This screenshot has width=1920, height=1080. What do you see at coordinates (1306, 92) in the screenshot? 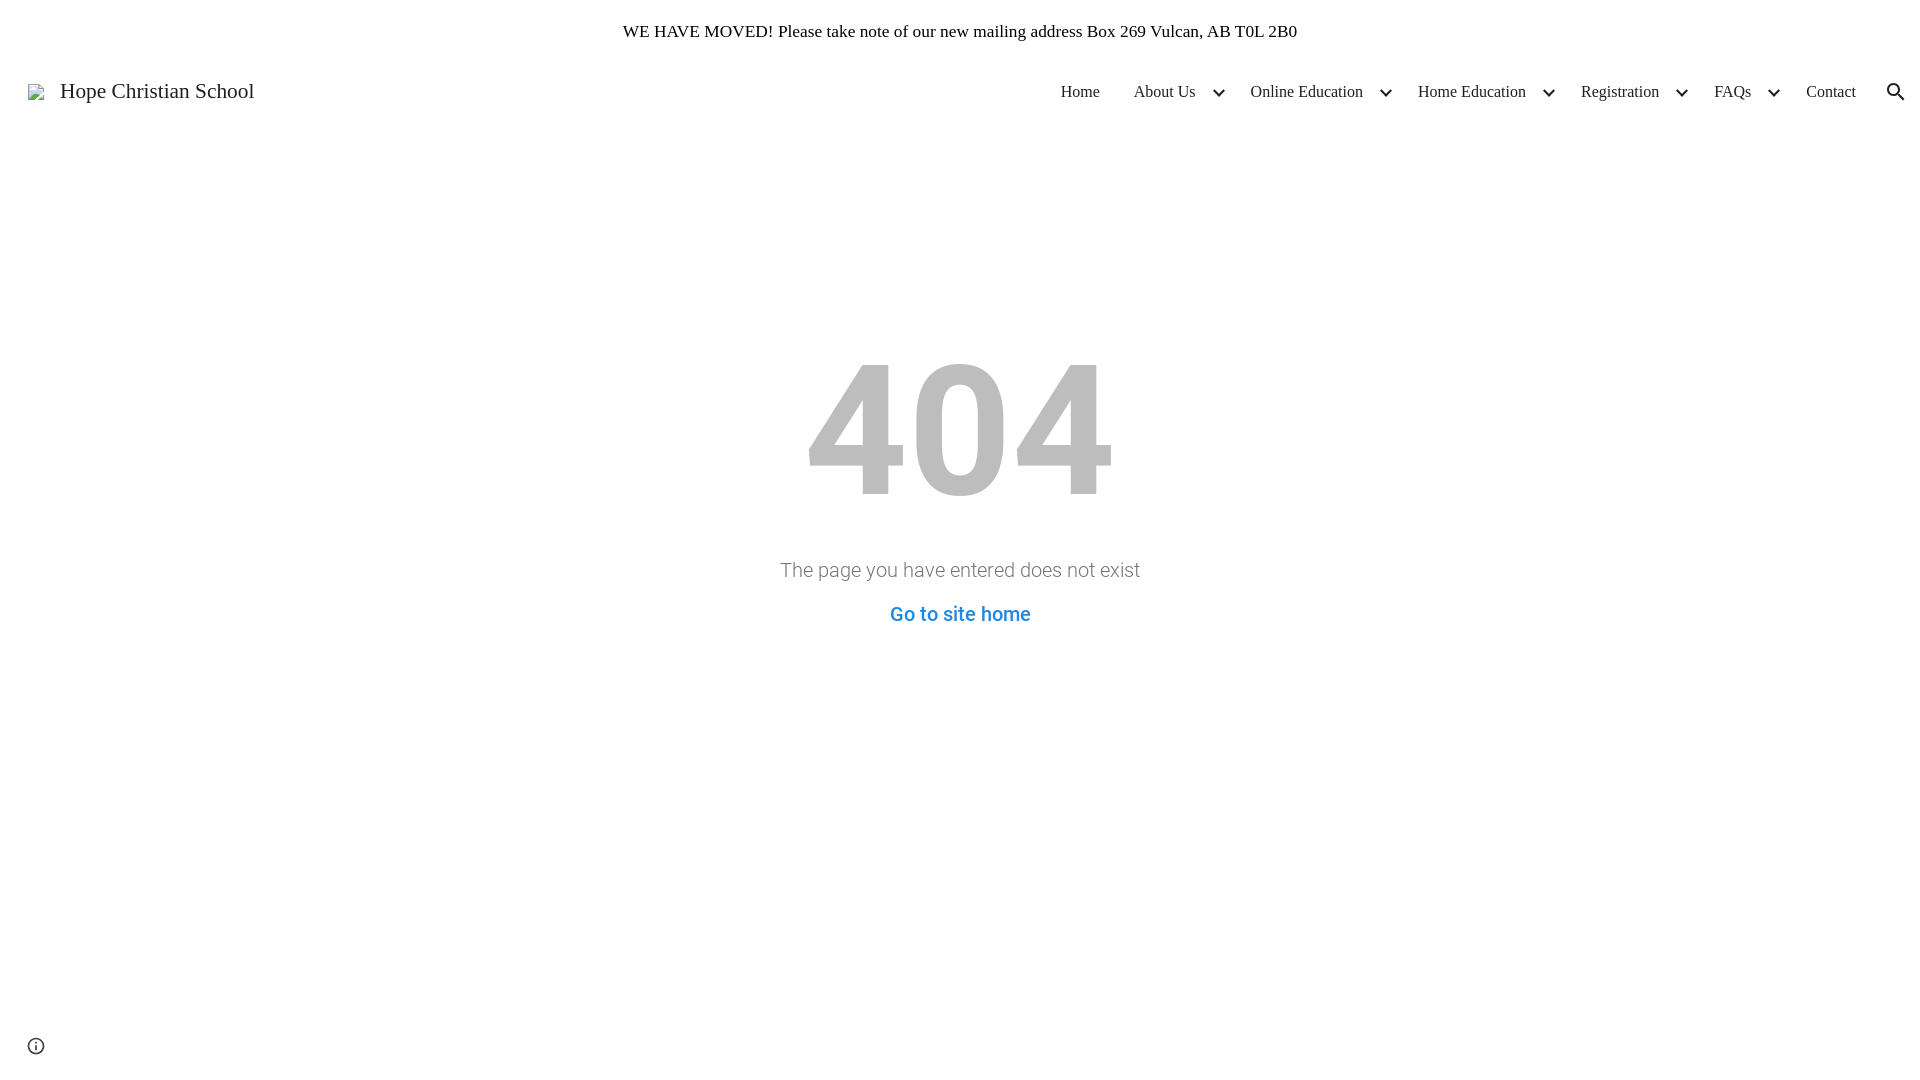
I see `'Online Education'` at bounding box center [1306, 92].